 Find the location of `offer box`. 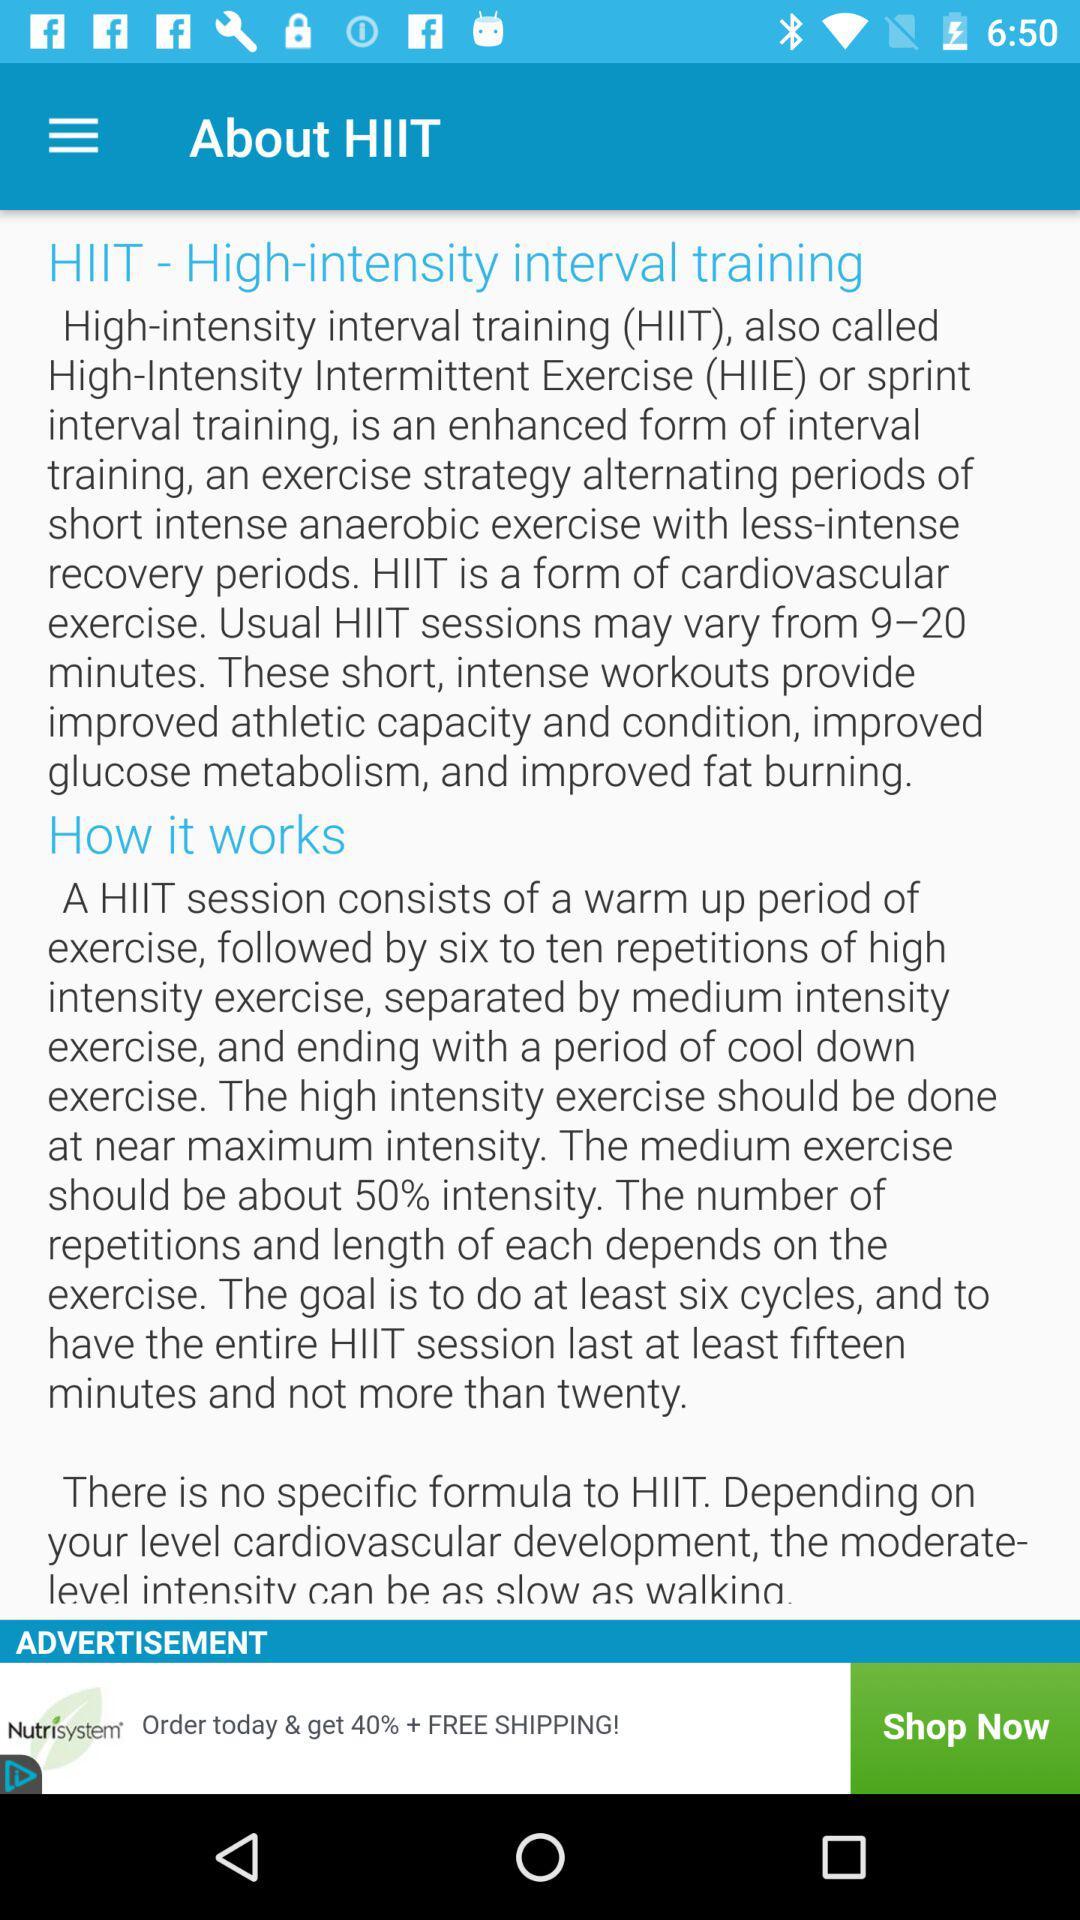

offer box is located at coordinates (540, 1727).